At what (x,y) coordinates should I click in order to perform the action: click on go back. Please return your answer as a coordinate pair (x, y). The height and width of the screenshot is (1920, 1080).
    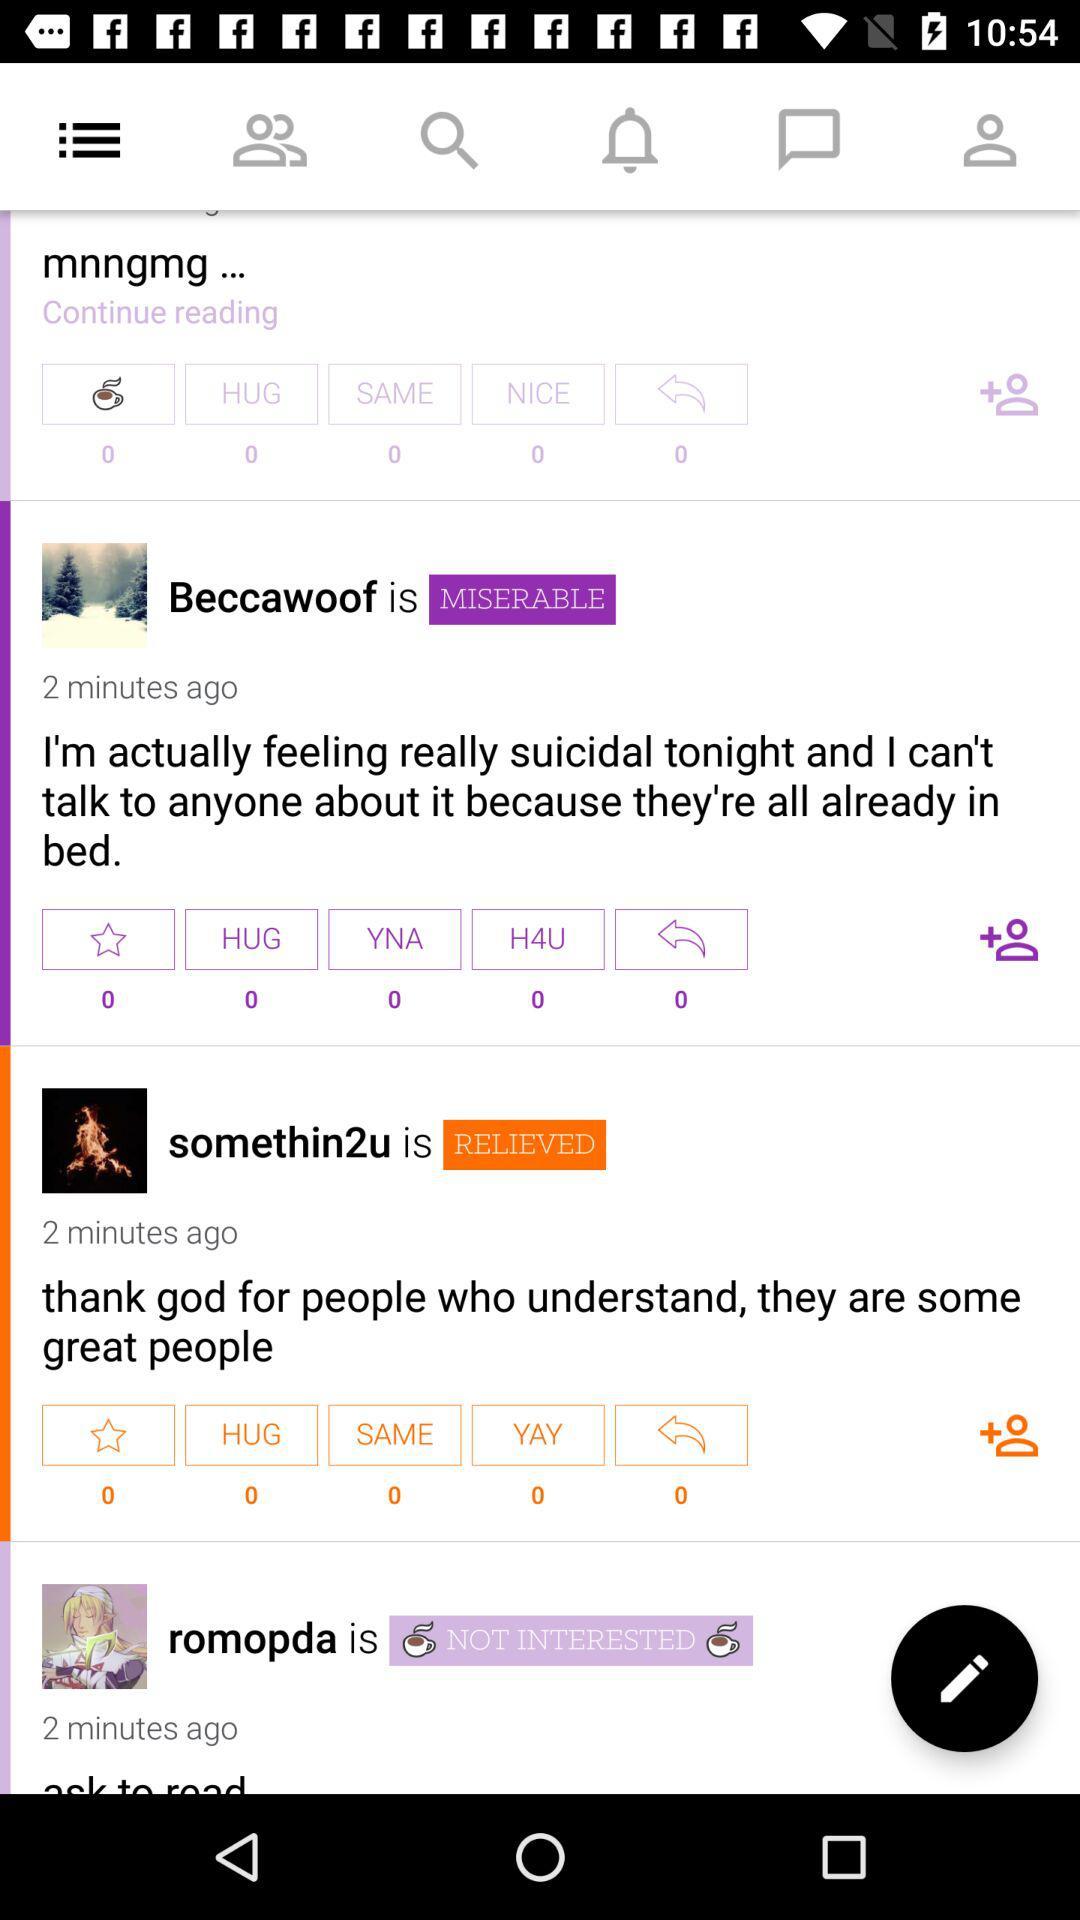
    Looking at the image, I should click on (680, 394).